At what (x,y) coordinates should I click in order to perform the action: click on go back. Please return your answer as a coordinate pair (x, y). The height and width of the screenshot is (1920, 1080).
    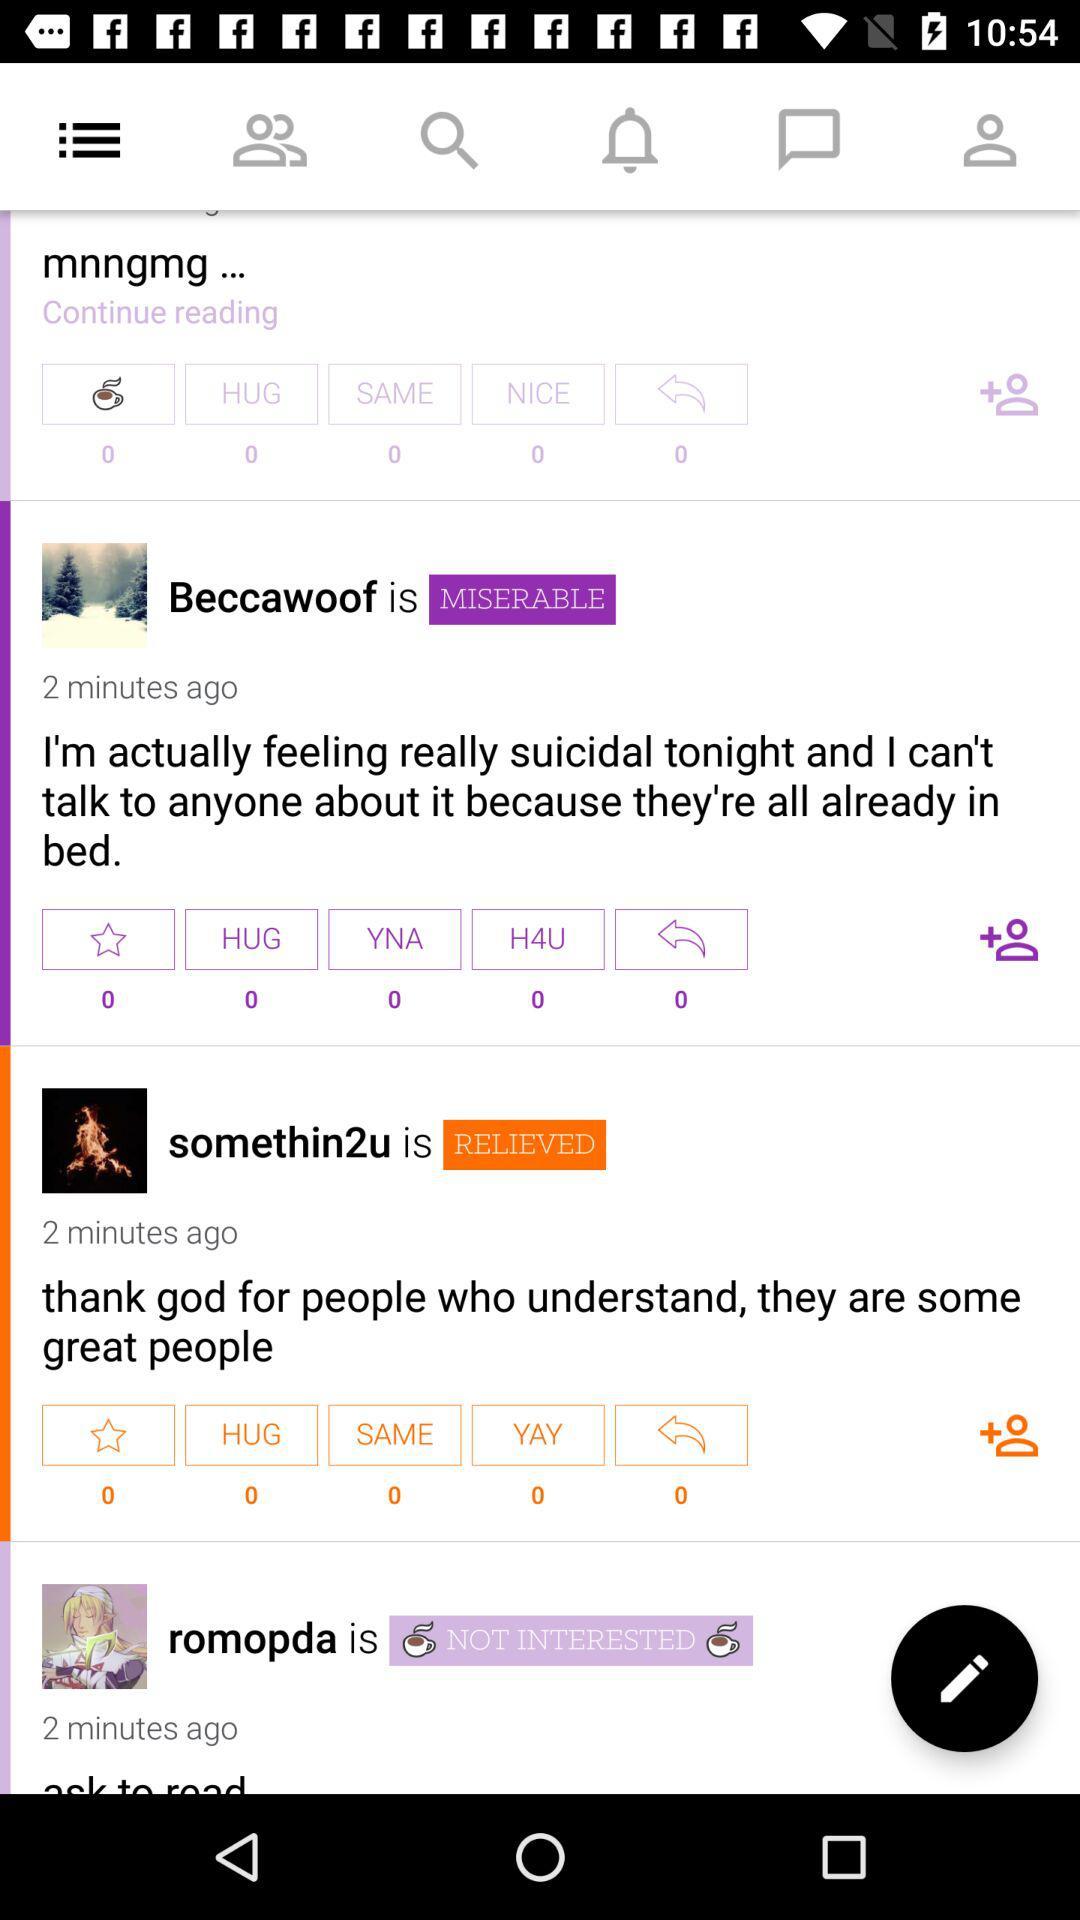
    Looking at the image, I should click on (680, 394).